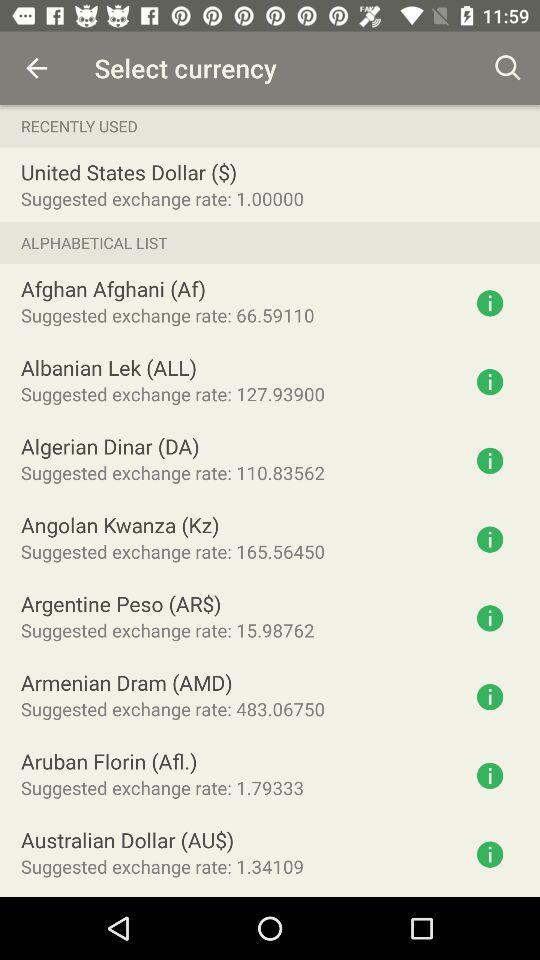  I want to click on the icon above recently used, so click(36, 68).